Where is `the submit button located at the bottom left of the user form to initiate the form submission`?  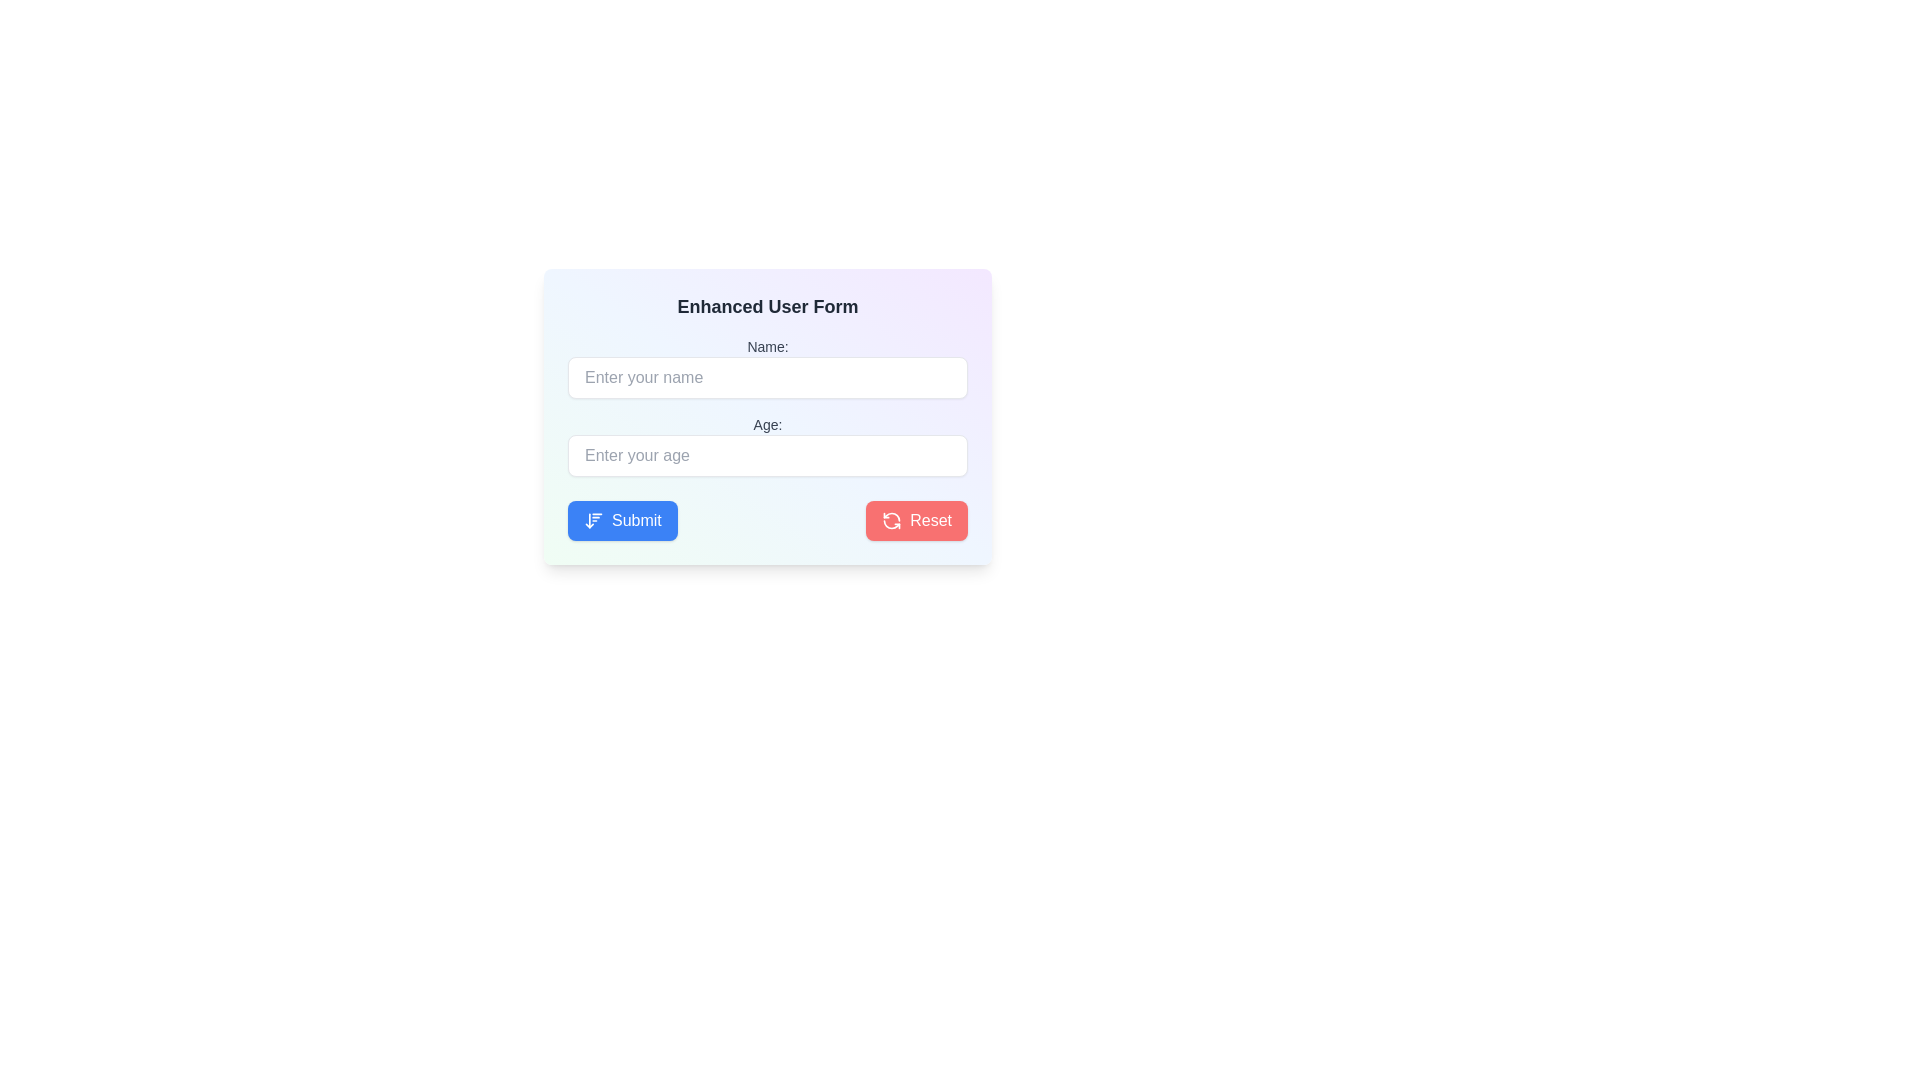
the submit button located at the bottom left of the user form to initiate the form submission is located at coordinates (621, 519).